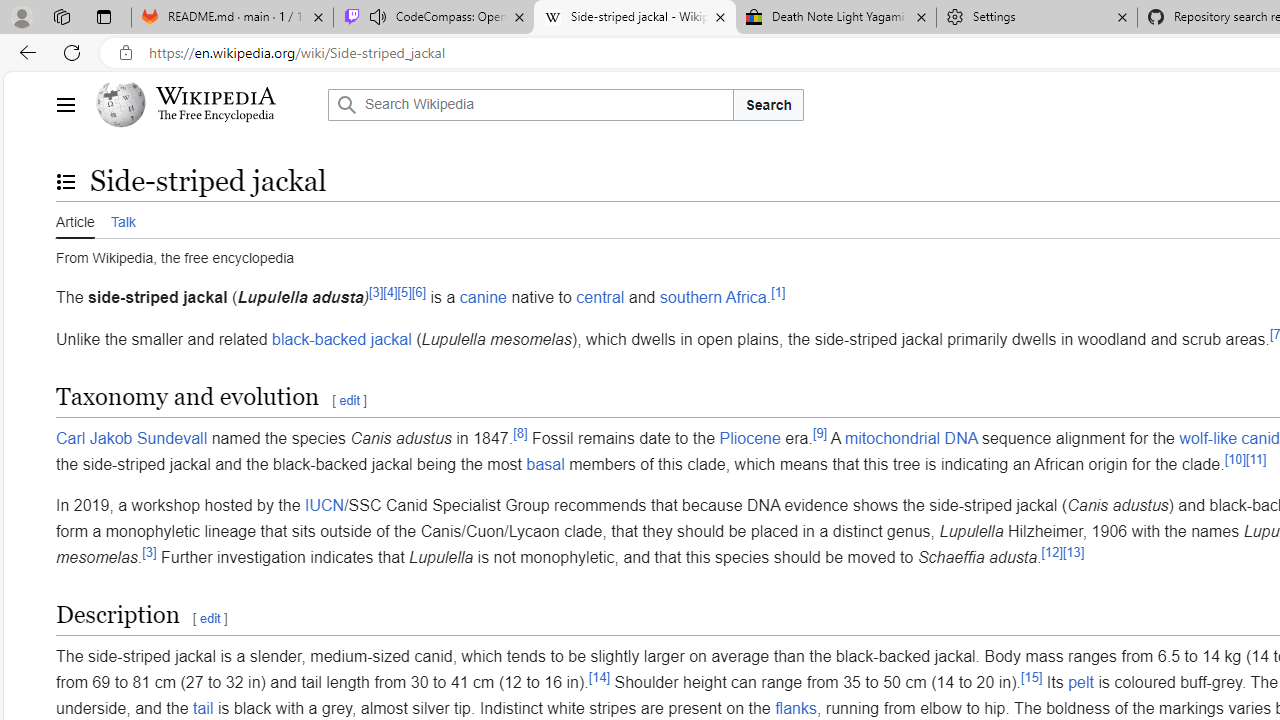 The height and width of the screenshot is (720, 1280). I want to click on 'Article', so click(75, 219).